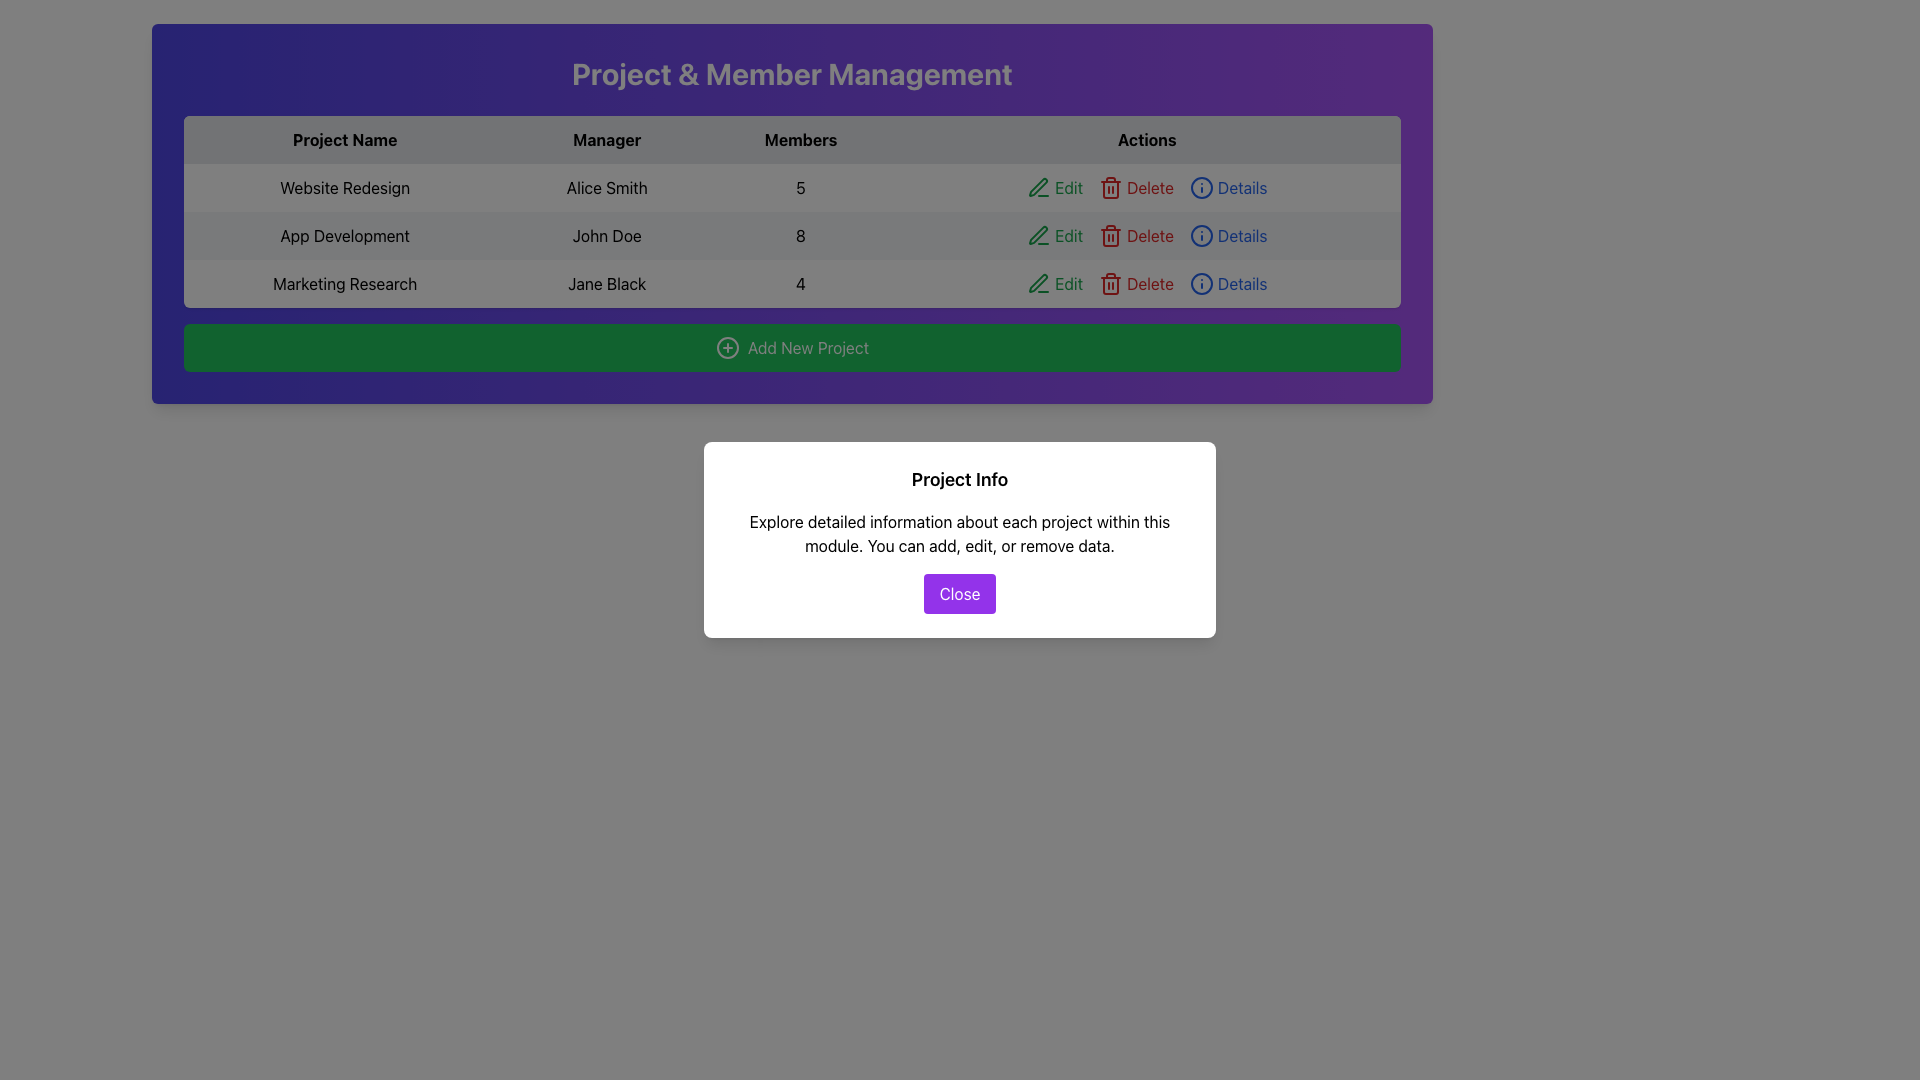 The width and height of the screenshot is (1920, 1080). Describe the element at coordinates (1136, 188) in the screenshot. I see `the red 'Delete' button located in the actions column of the second row of the table, which is positioned between 'Edit' and 'Details'` at that location.